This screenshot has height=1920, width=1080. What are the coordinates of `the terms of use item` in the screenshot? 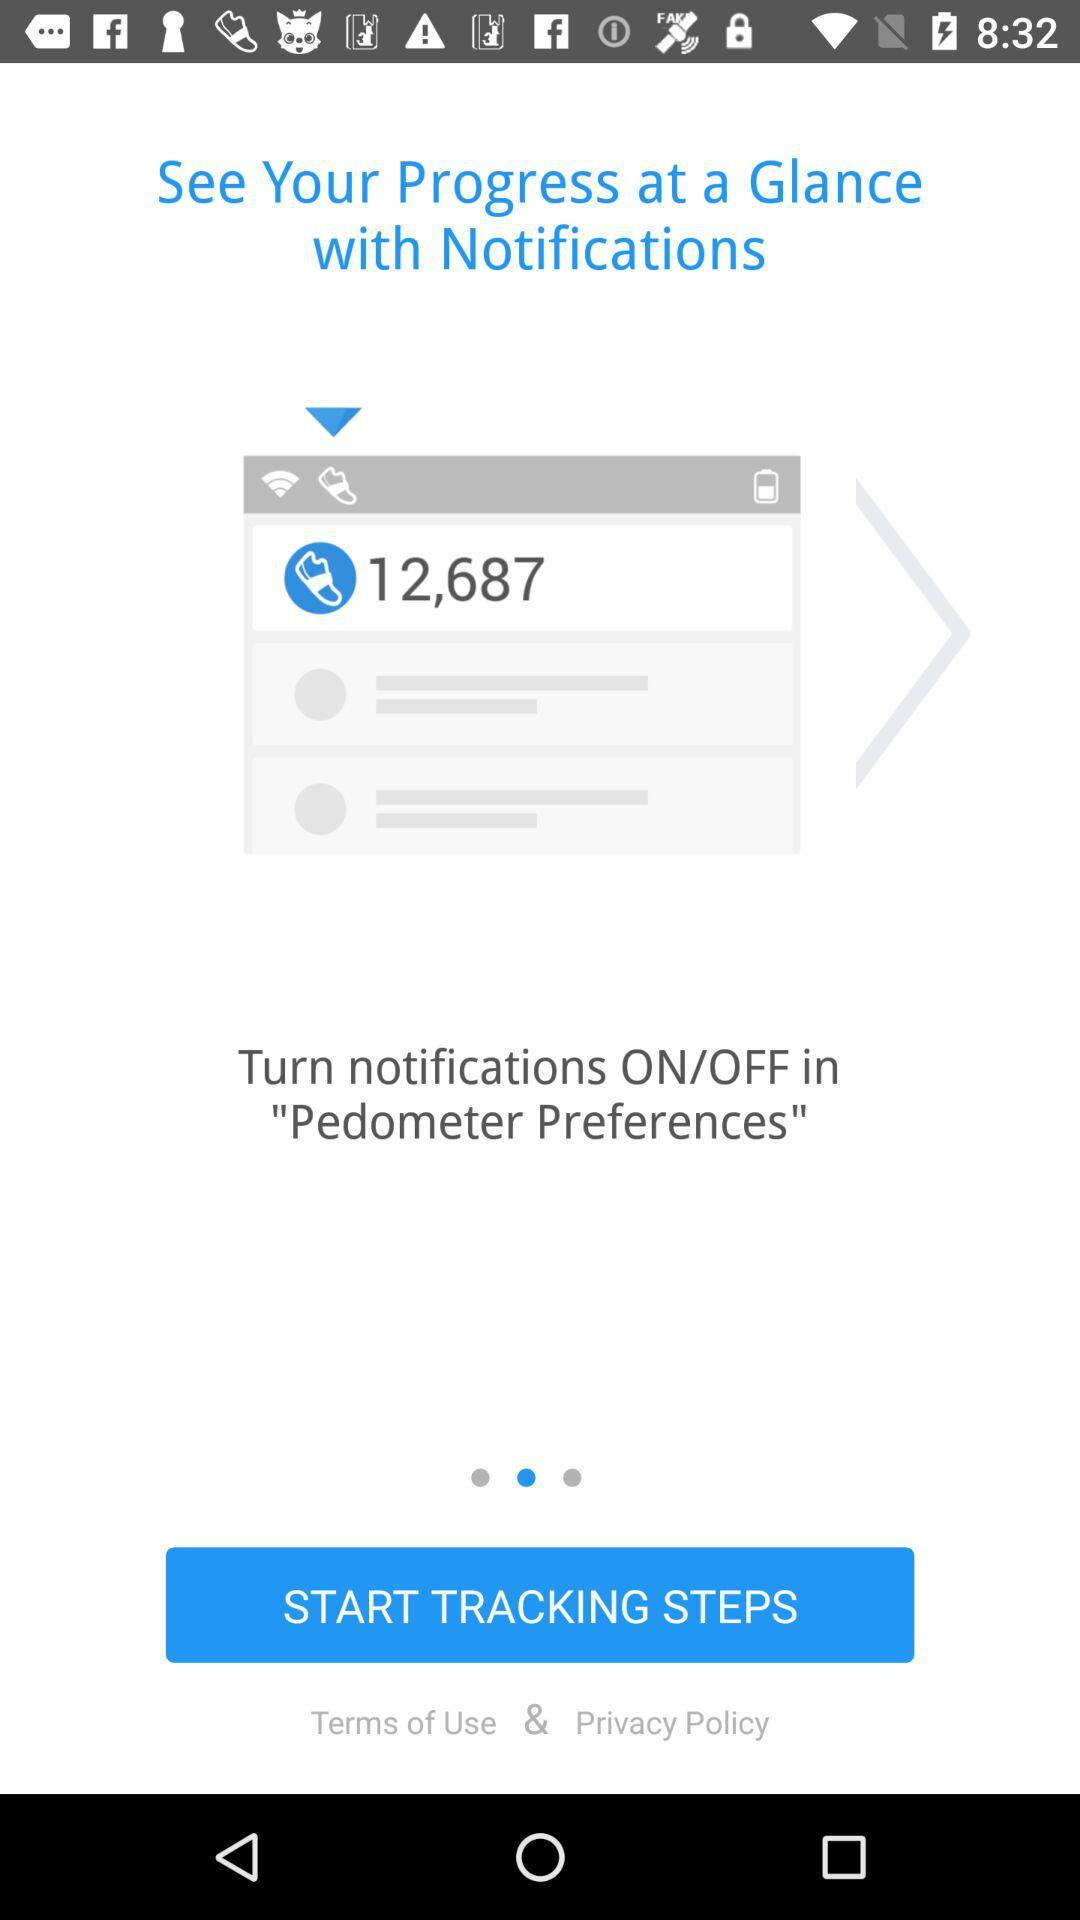 It's located at (403, 1720).